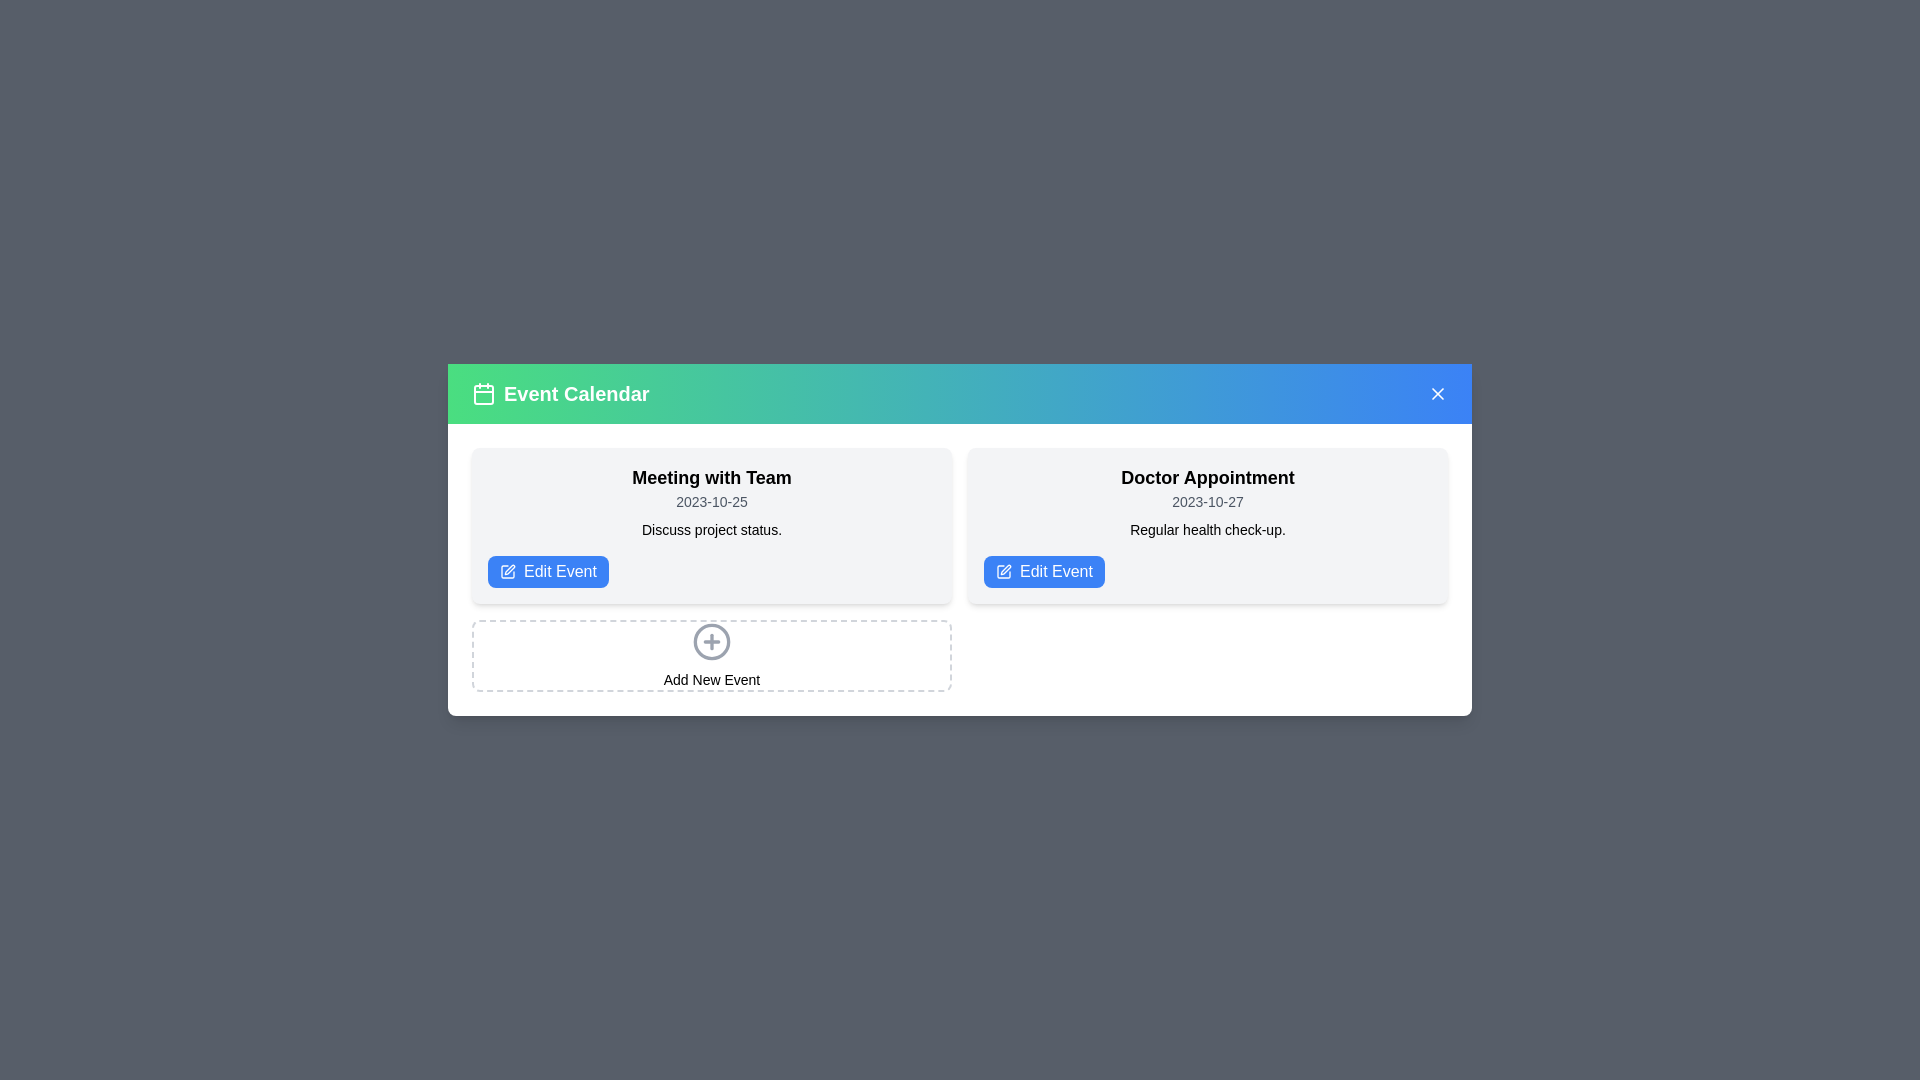  Describe the element at coordinates (1043, 571) in the screenshot. I see `the 'Edit Event' button for the event titled 'Doctor Appointment'` at that location.